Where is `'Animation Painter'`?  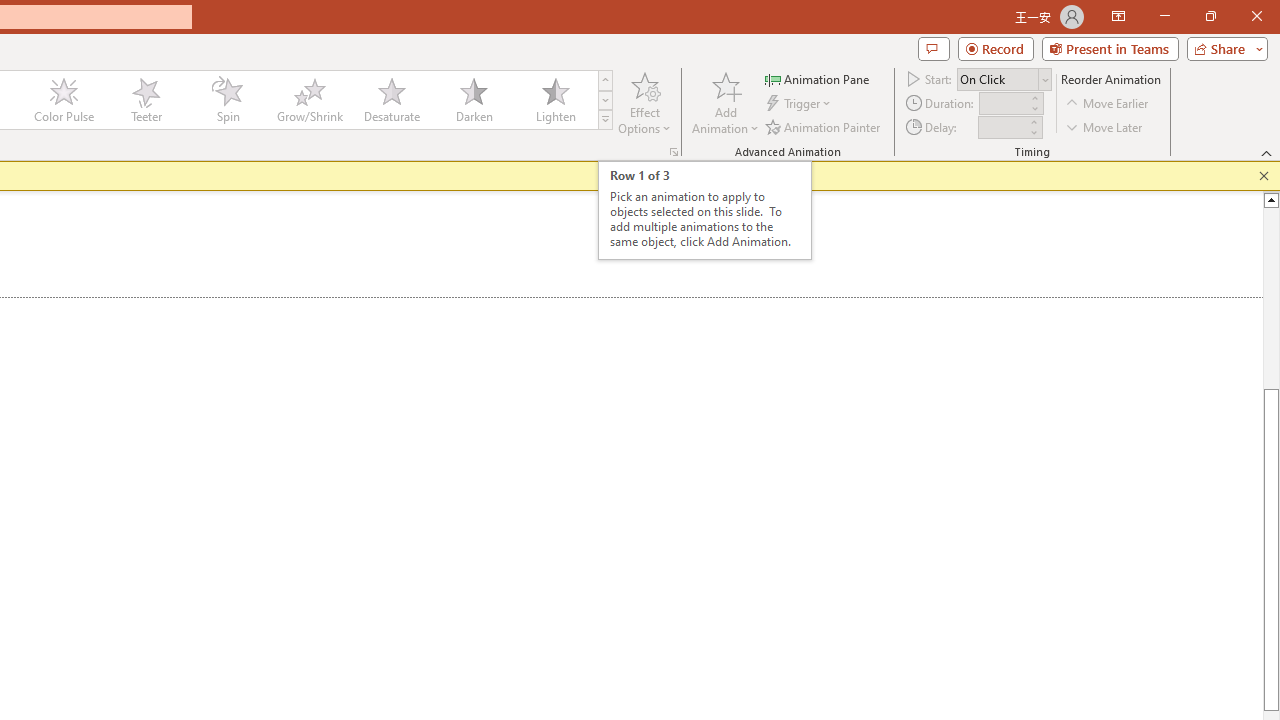
'Animation Painter' is located at coordinates (824, 127).